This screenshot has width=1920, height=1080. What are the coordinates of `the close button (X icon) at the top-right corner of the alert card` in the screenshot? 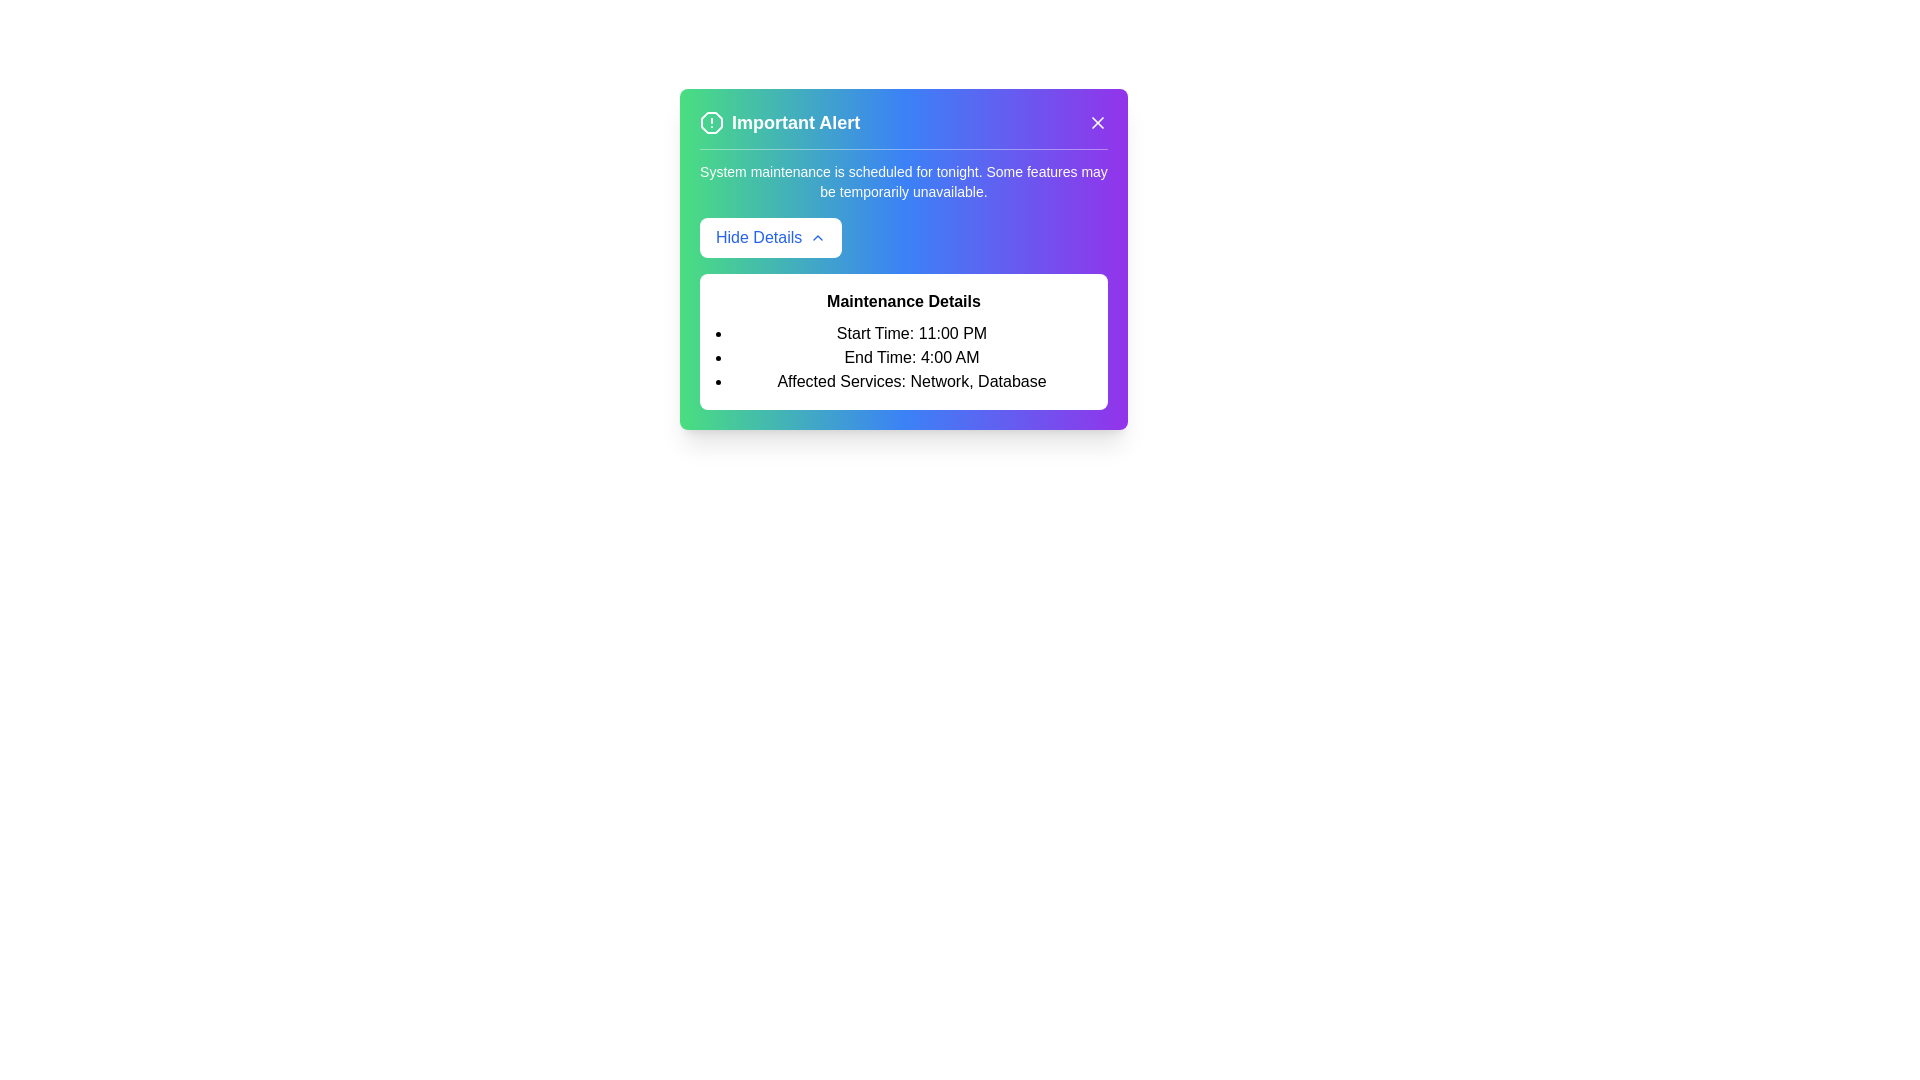 It's located at (1097, 123).